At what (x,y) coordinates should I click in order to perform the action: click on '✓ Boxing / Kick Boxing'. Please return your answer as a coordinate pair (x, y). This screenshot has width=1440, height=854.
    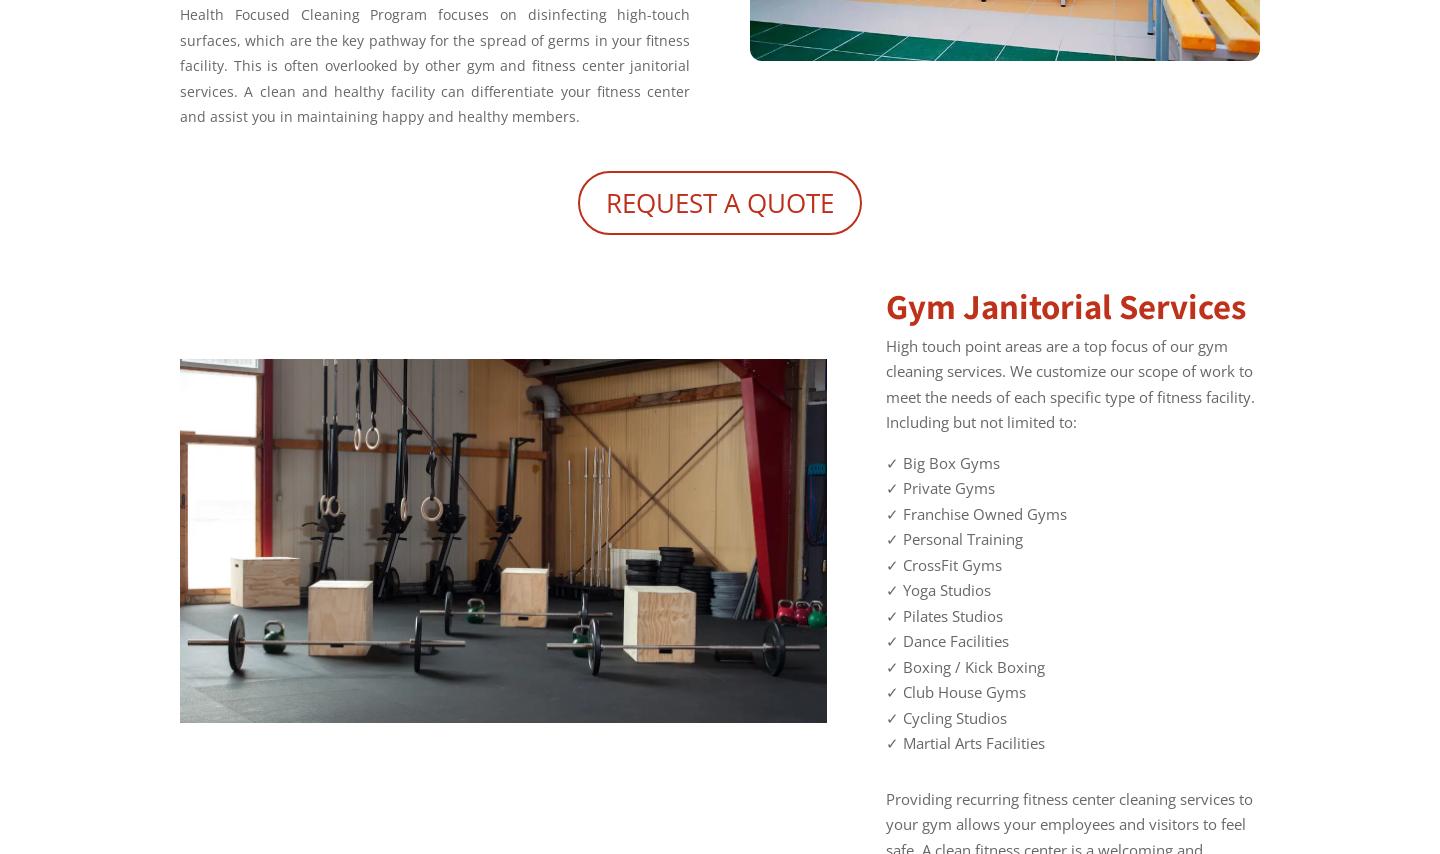
    Looking at the image, I should click on (964, 666).